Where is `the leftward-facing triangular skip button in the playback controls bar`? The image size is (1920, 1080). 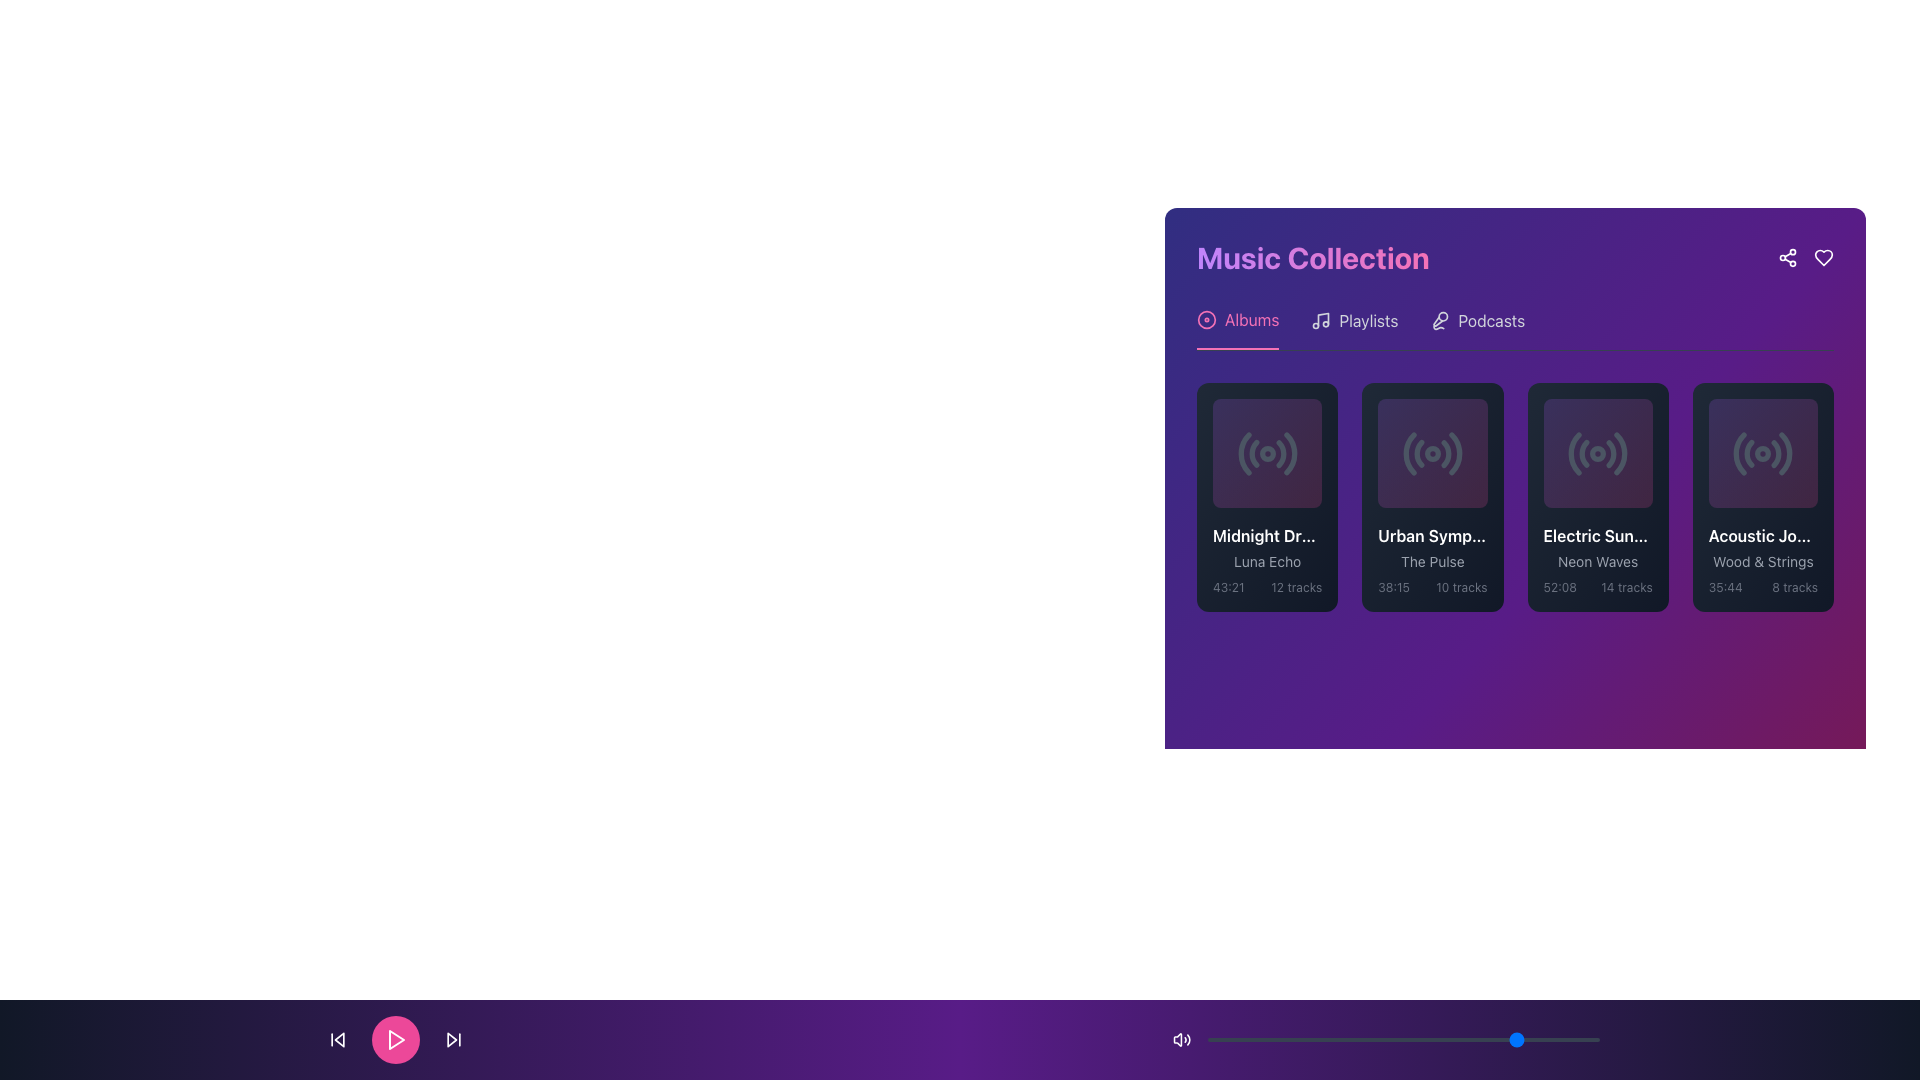 the leftward-facing triangular skip button in the playback controls bar is located at coordinates (339, 1039).